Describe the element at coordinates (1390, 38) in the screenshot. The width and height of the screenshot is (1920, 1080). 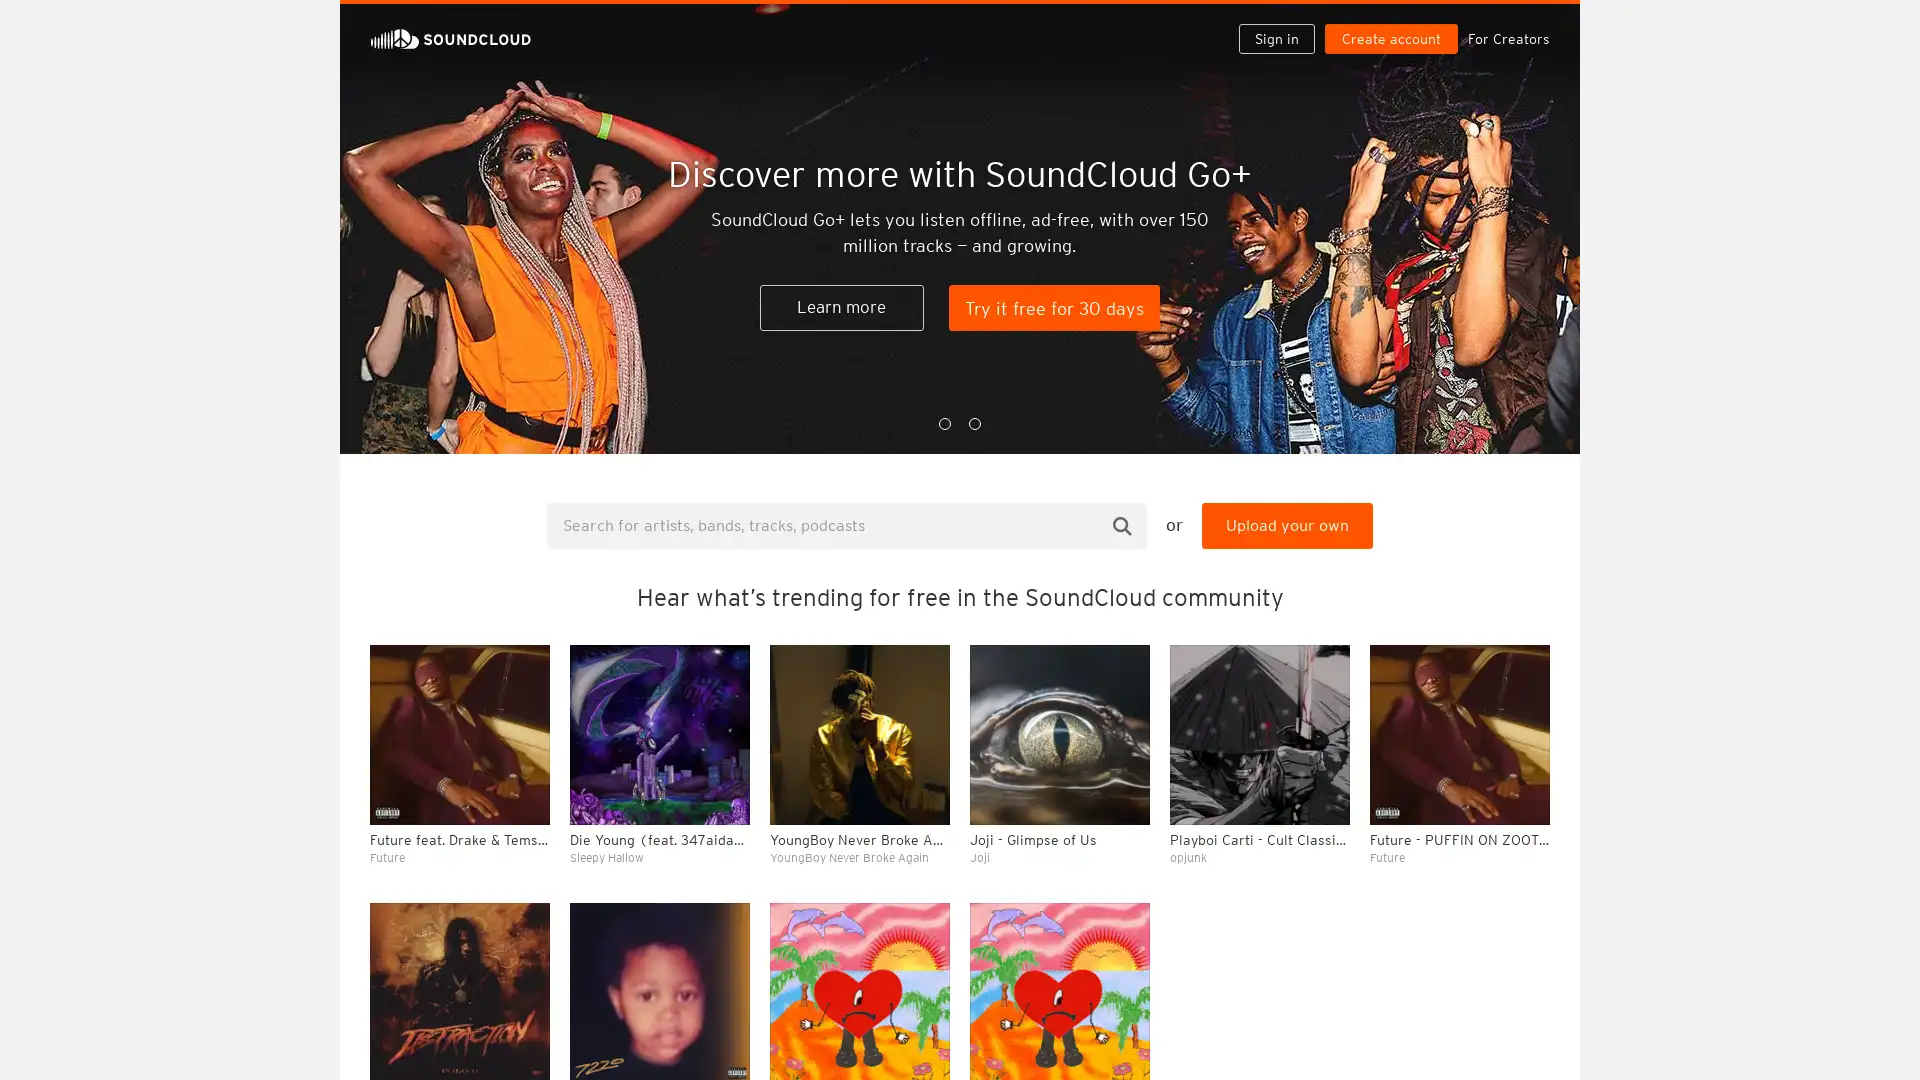
I see `Create a SoundCloud account` at that location.